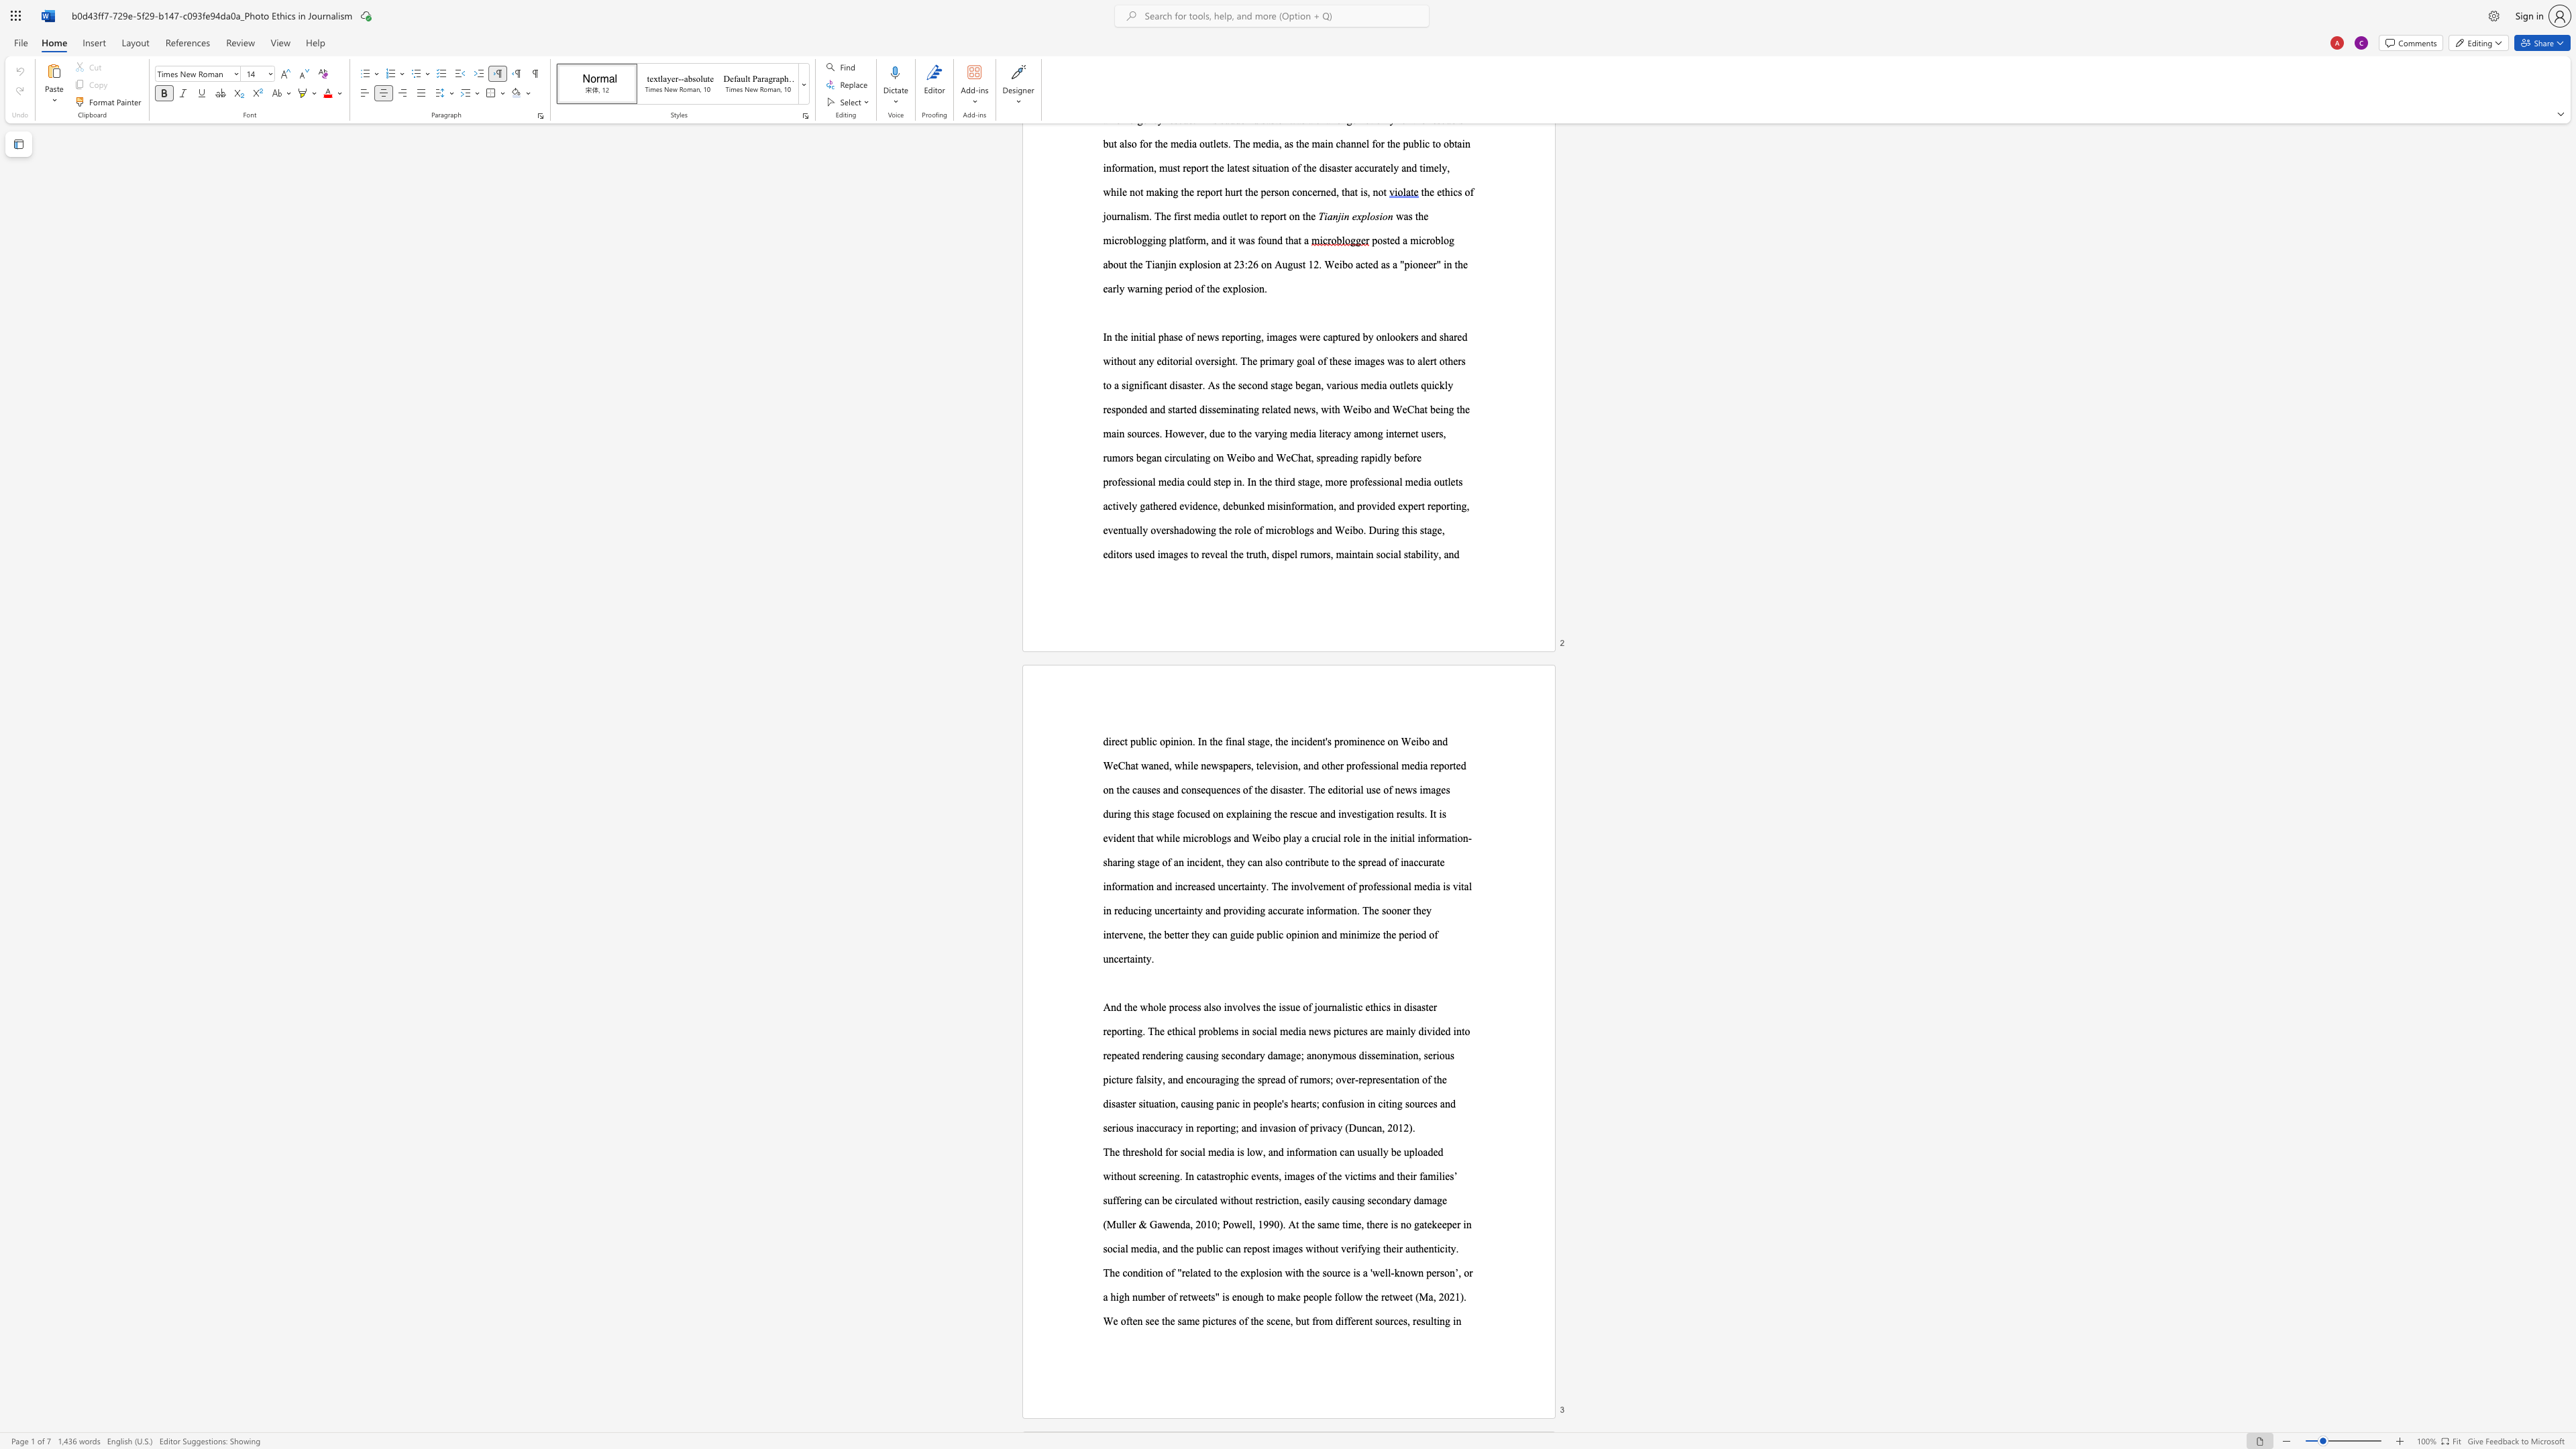 The image size is (2576, 1449). What do you see at coordinates (1322, 741) in the screenshot?
I see `the subset text "t" within the text "direct public opinion. In the final stage, the incident"` at bounding box center [1322, 741].